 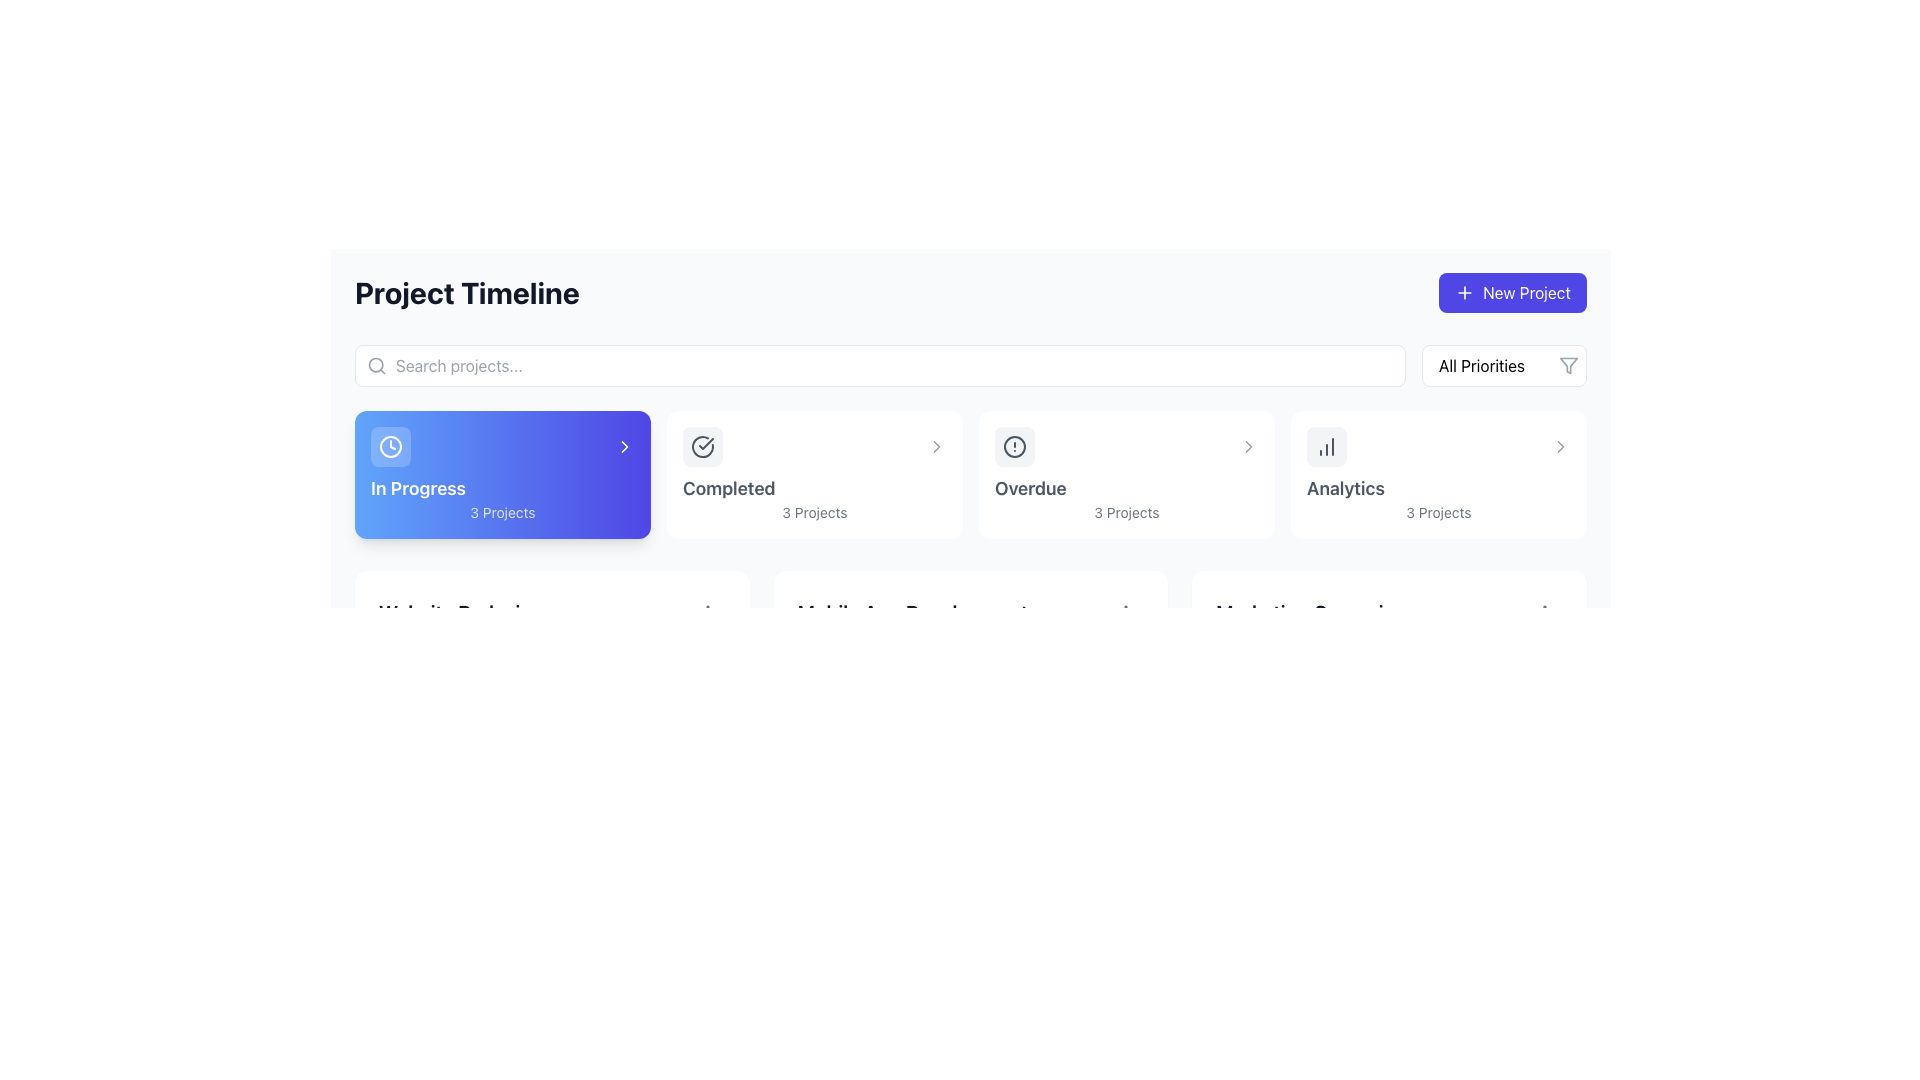 What do you see at coordinates (1247, 446) in the screenshot?
I see `the navigation icon located in the bottom right corner of the 'Overdue' card` at bounding box center [1247, 446].